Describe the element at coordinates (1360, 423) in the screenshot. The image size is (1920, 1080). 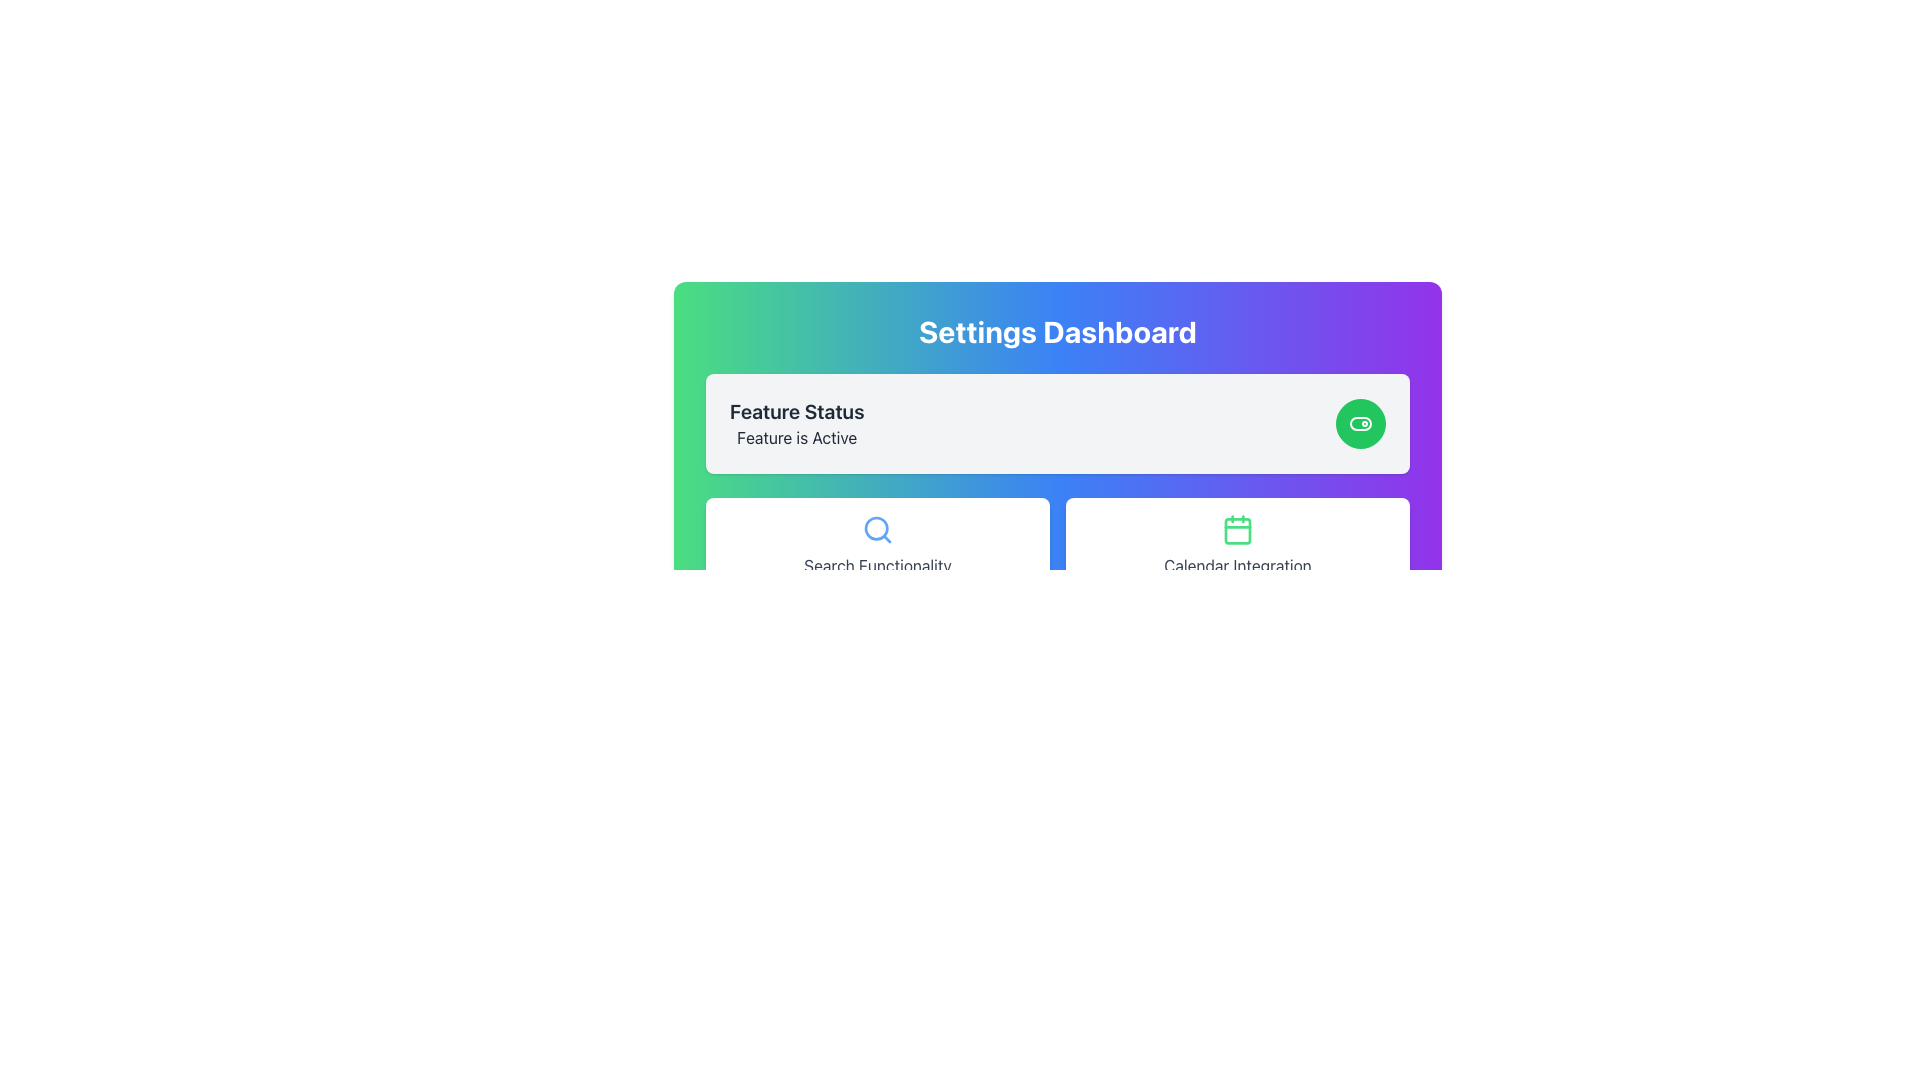
I see `the state of the toggle switch icon located near the top-right of a card in the dashboard interface` at that location.